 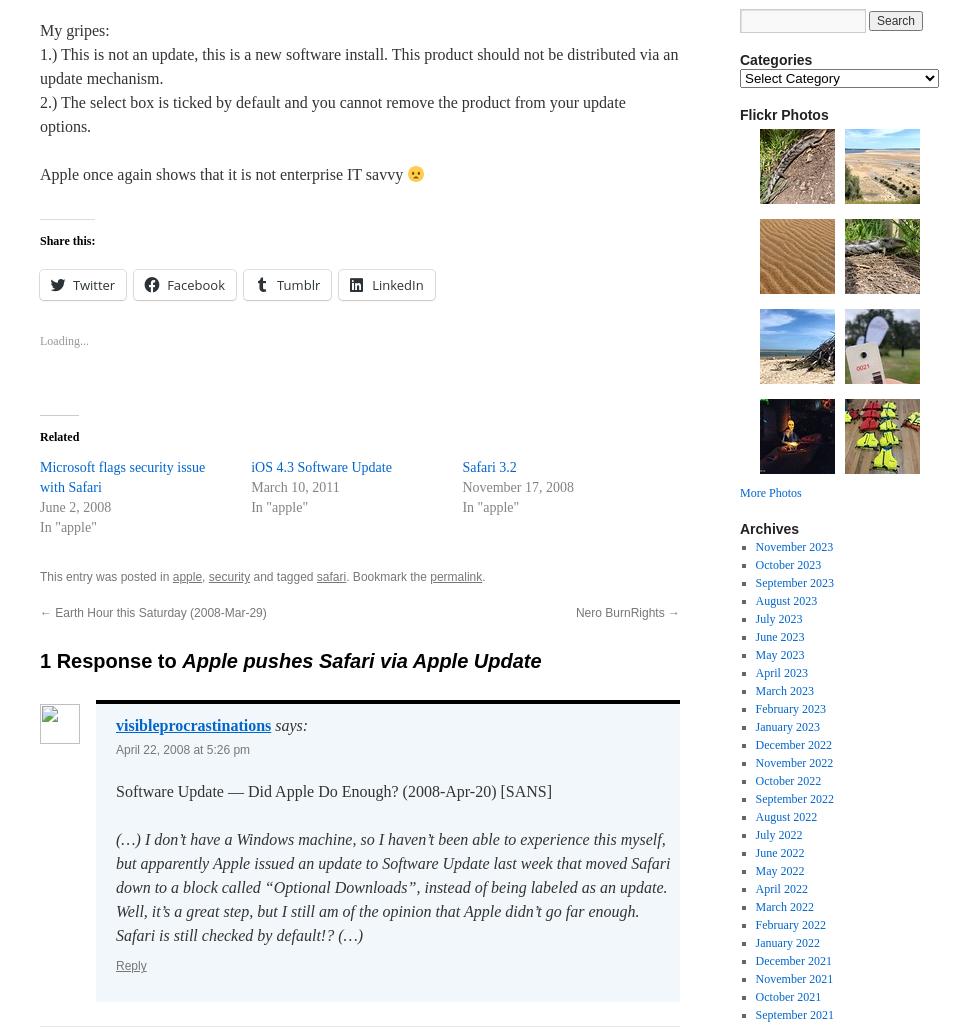 What do you see at coordinates (483, 575) in the screenshot?
I see `'.'` at bounding box center [483, 575].